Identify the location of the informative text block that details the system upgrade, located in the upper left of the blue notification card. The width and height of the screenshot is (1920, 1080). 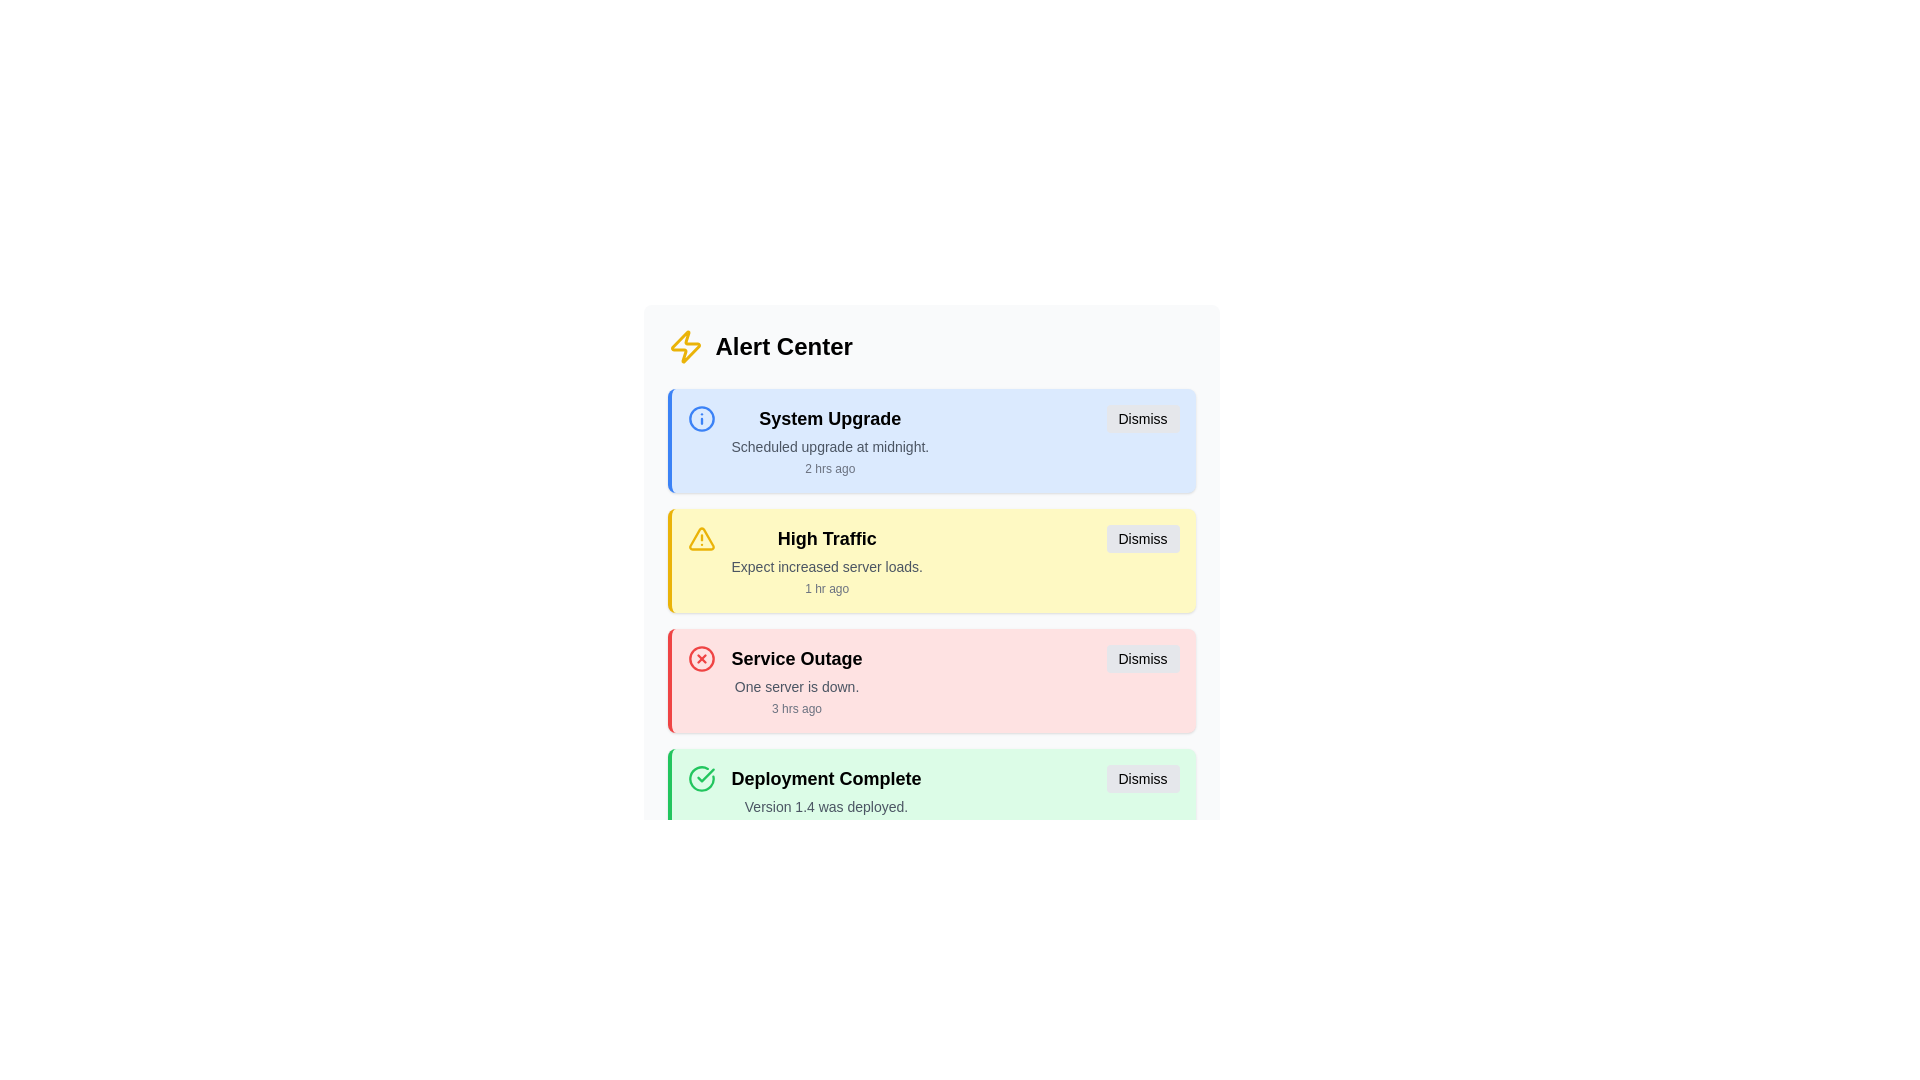
(830, 439).